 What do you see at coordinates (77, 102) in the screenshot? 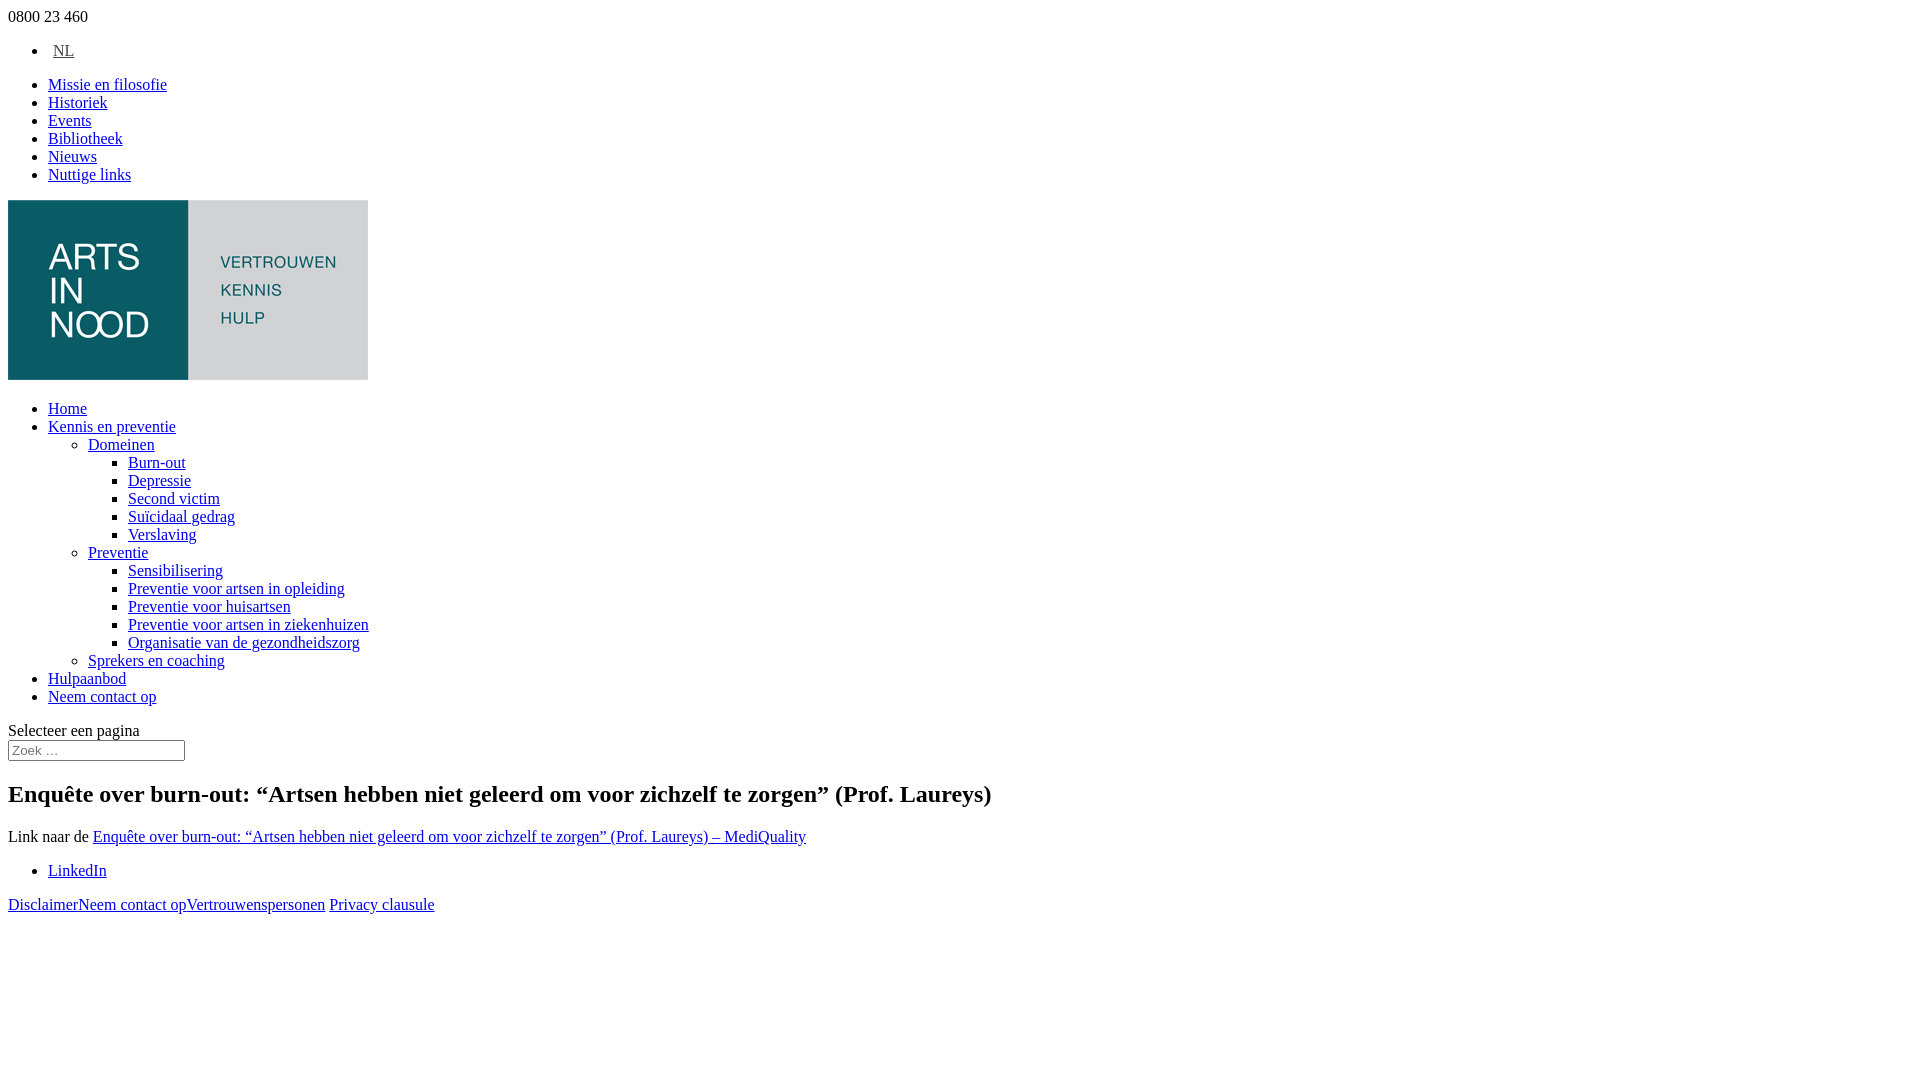
I see `'Historiek'` at bounding box center [77, 102].